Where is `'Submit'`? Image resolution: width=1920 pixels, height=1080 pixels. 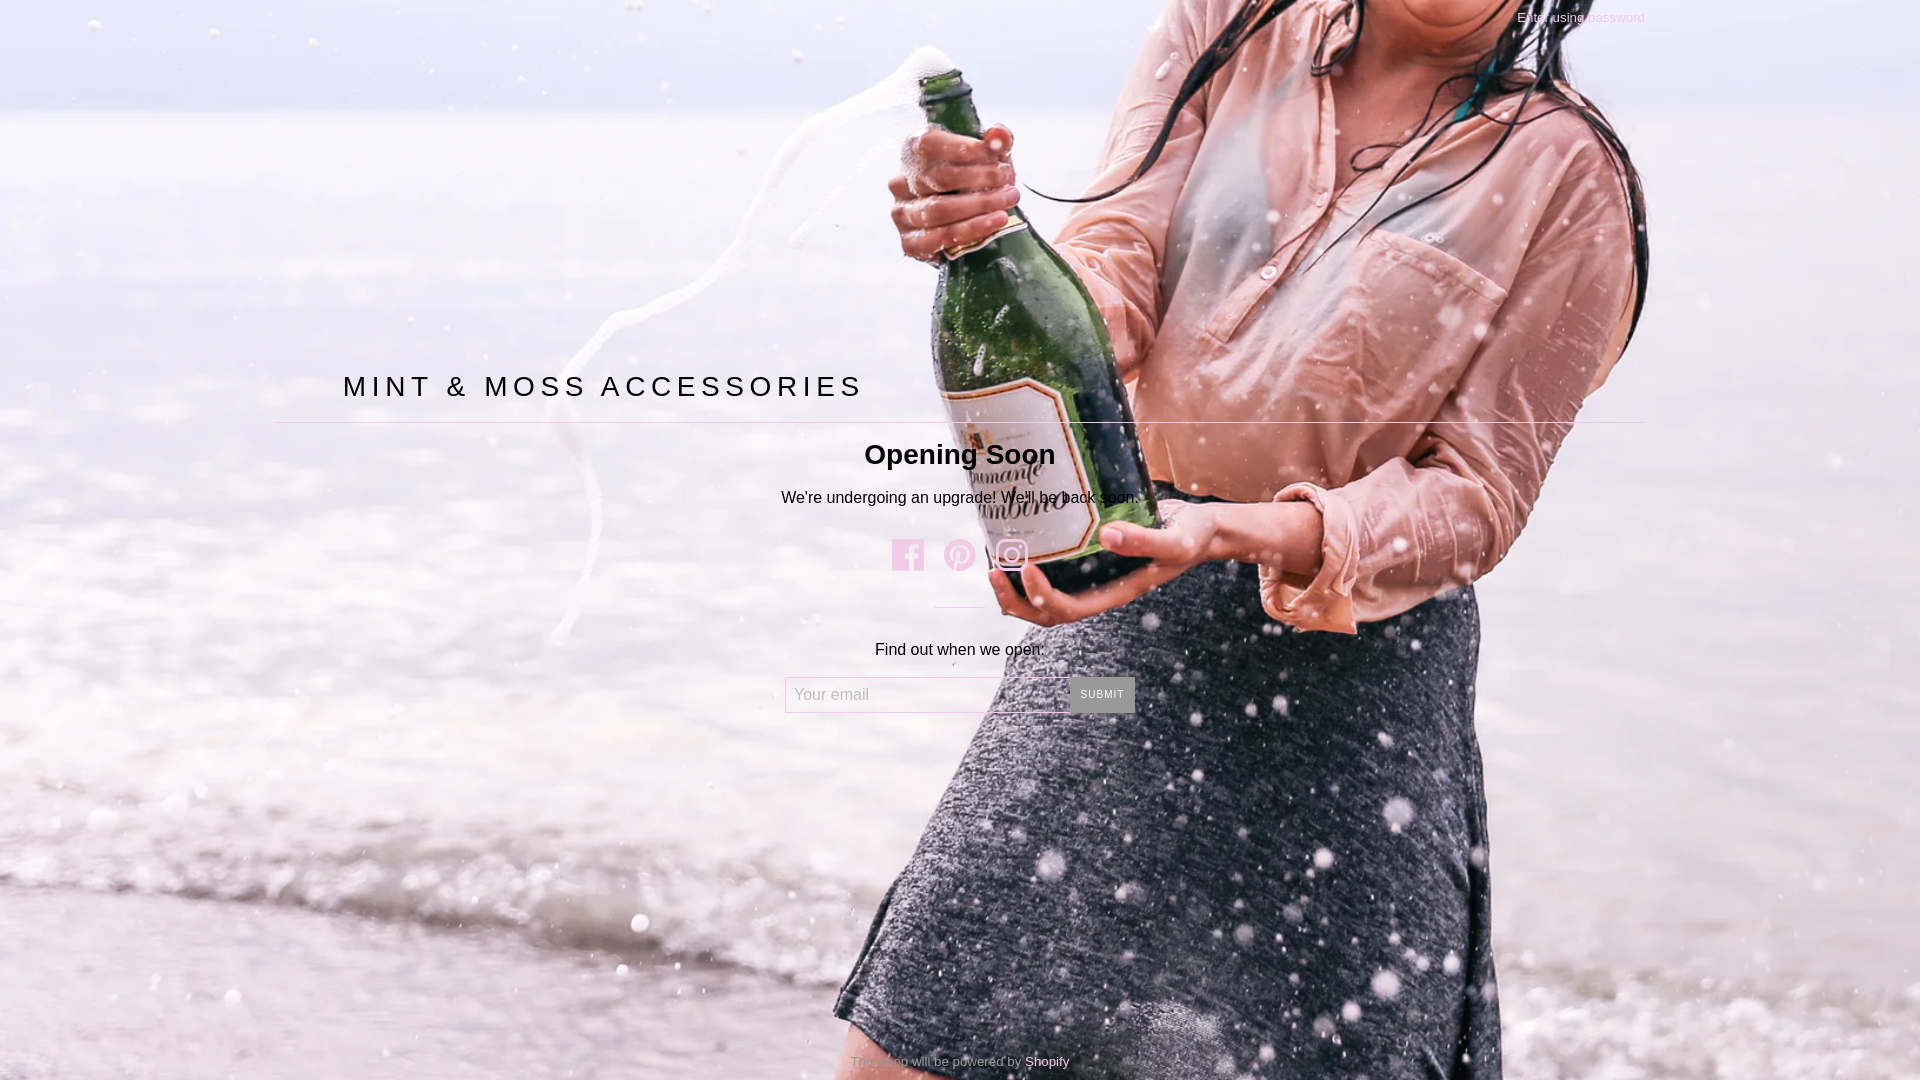
'Submit' is located at coordinates (1101, 693).